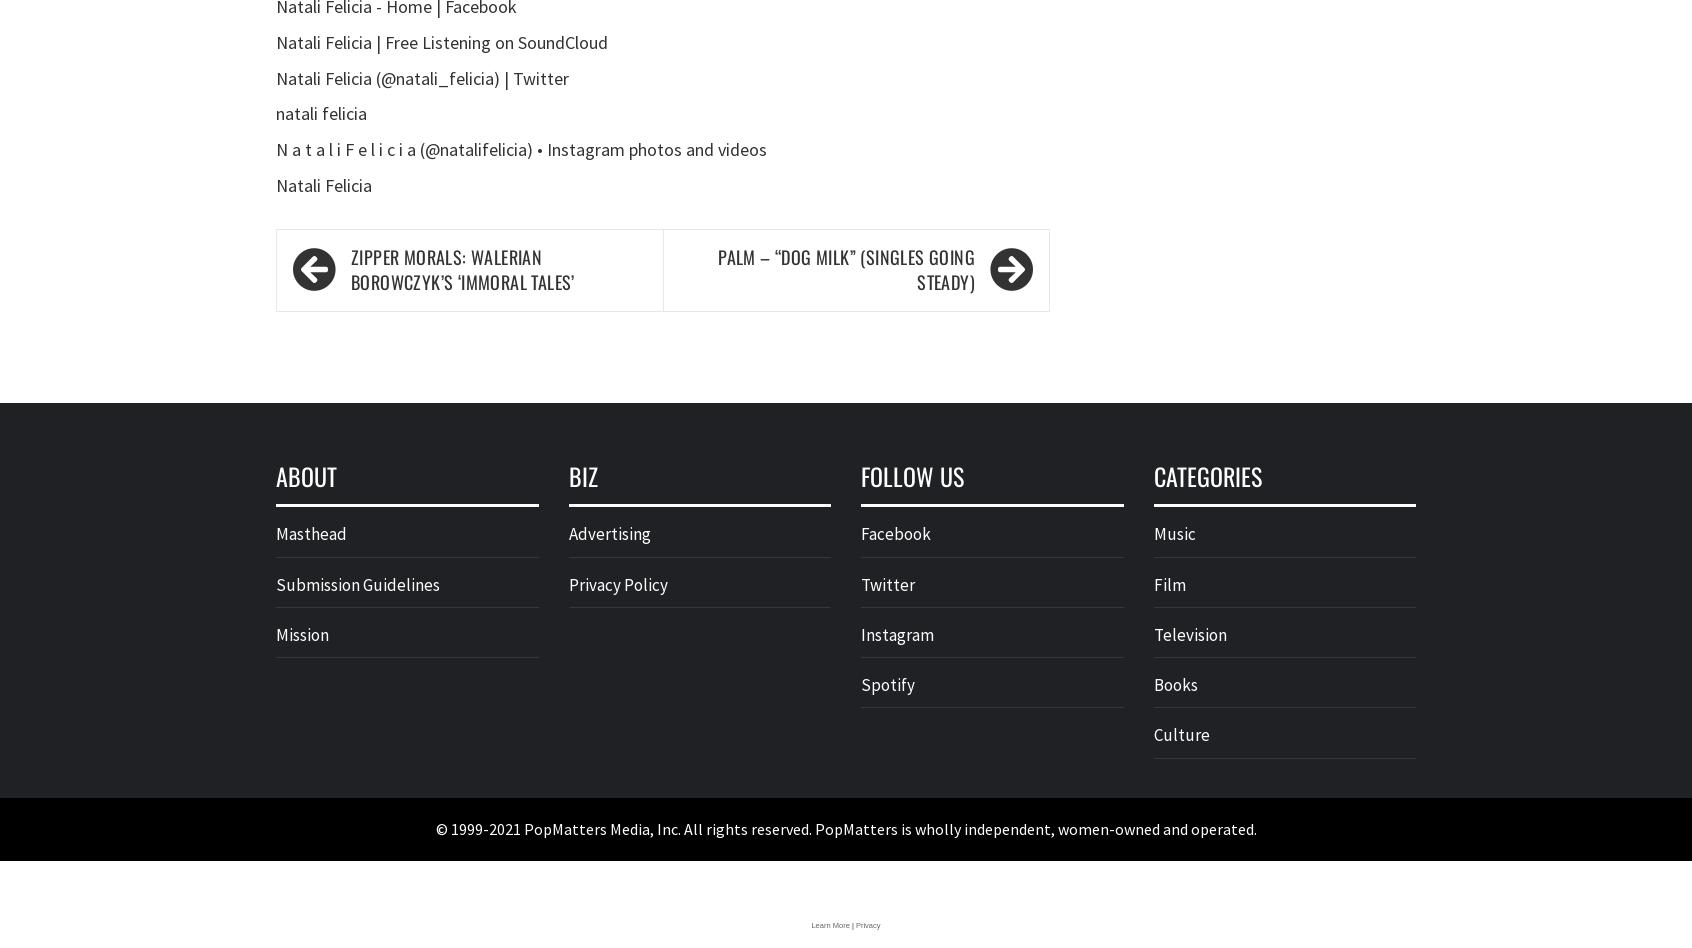 The width and height of the screenshot is (1692, 948). Describe the element at coordinates (886, 684) in the screenshot. I see `'Spotify'` at that location.